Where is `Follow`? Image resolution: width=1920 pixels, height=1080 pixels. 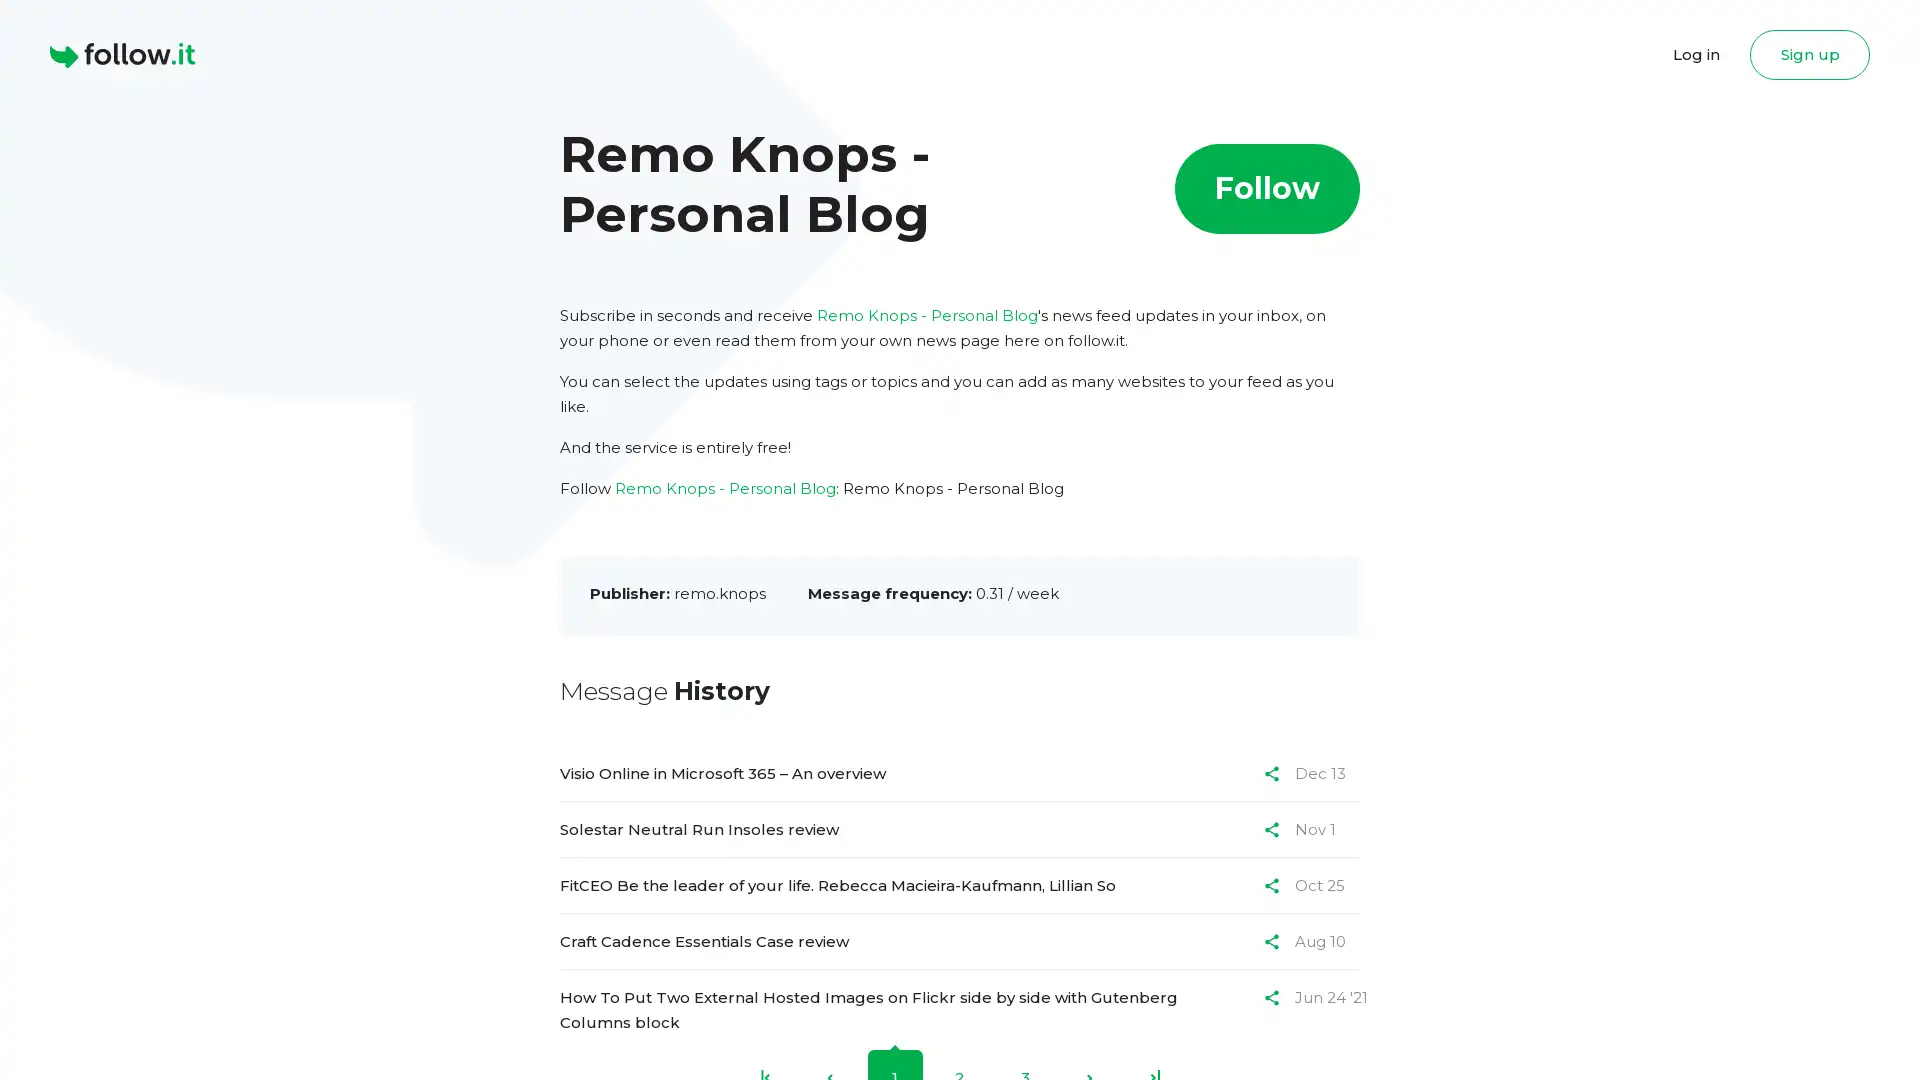
Follow is located at coordinates (1266, 189).